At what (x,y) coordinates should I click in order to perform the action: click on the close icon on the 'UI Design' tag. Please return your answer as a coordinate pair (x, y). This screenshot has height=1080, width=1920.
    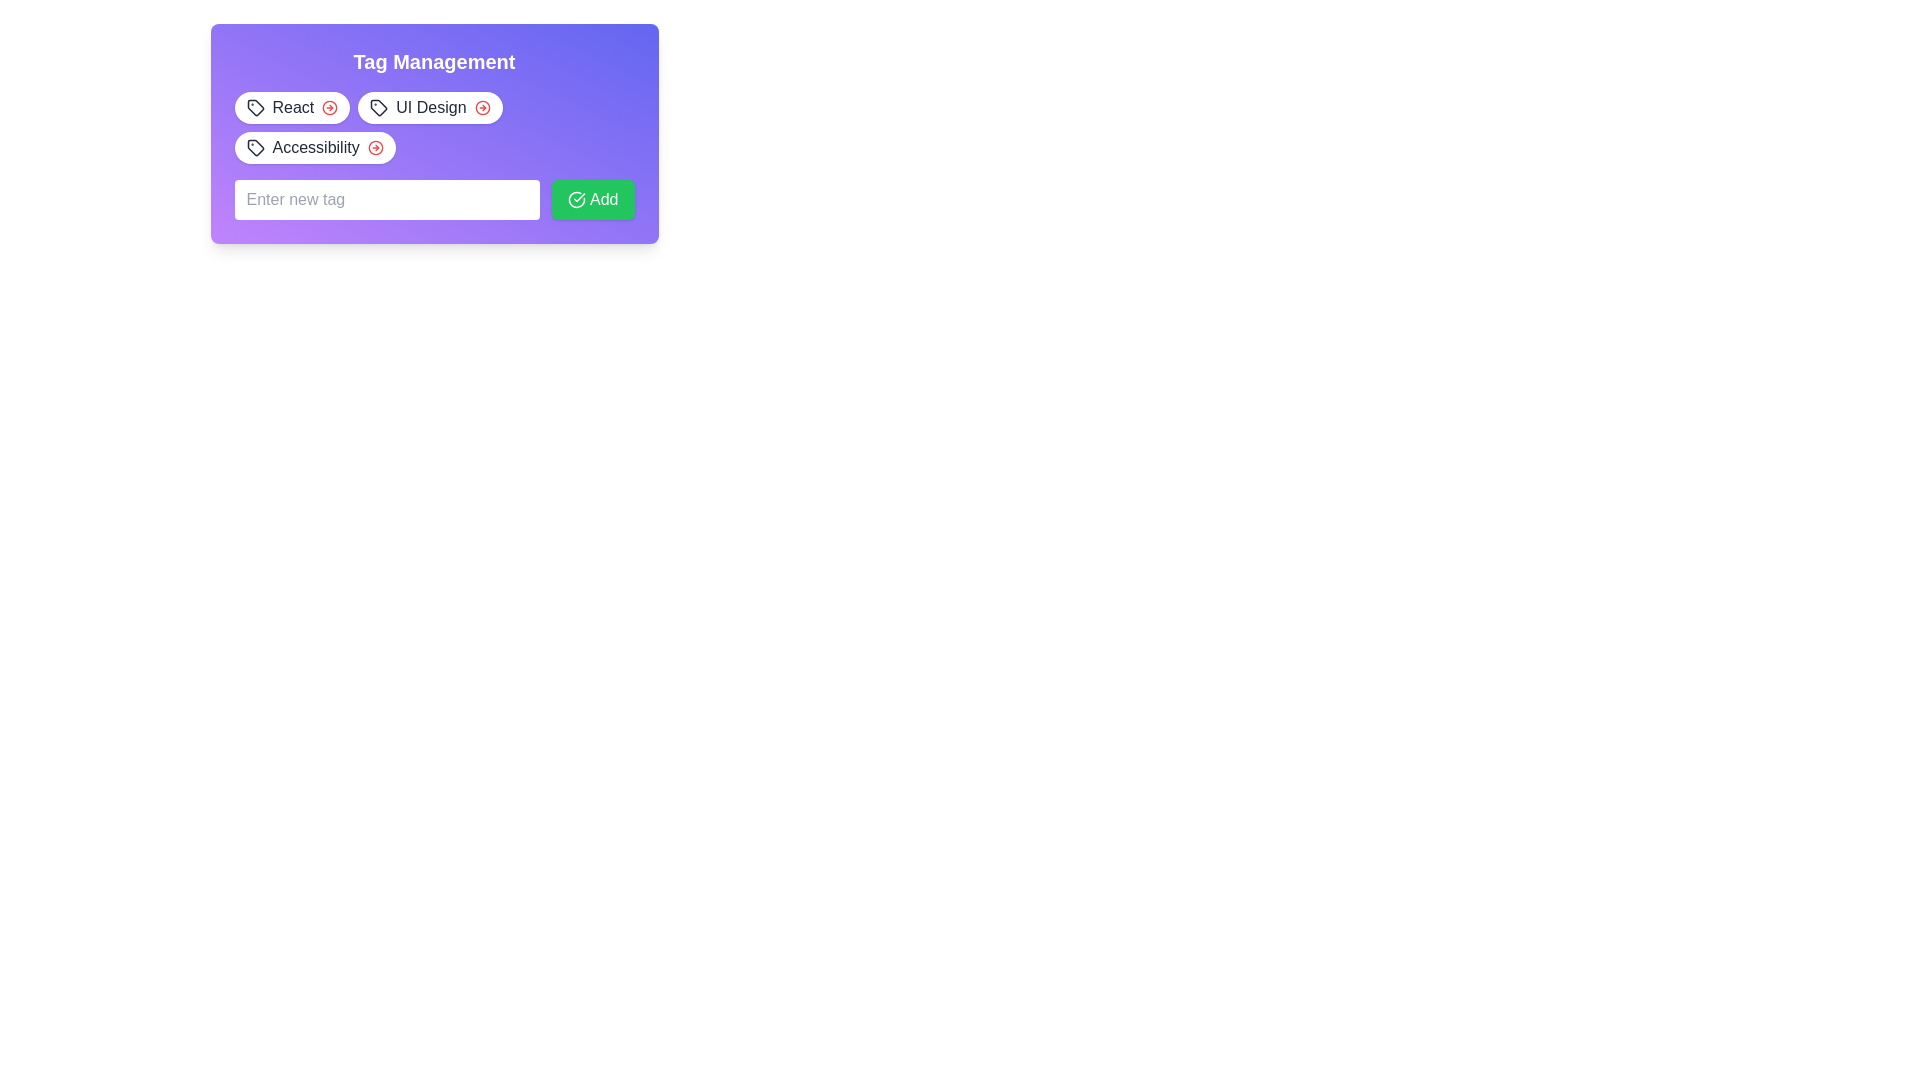
    Looking at the image, I should click on (429, 108).